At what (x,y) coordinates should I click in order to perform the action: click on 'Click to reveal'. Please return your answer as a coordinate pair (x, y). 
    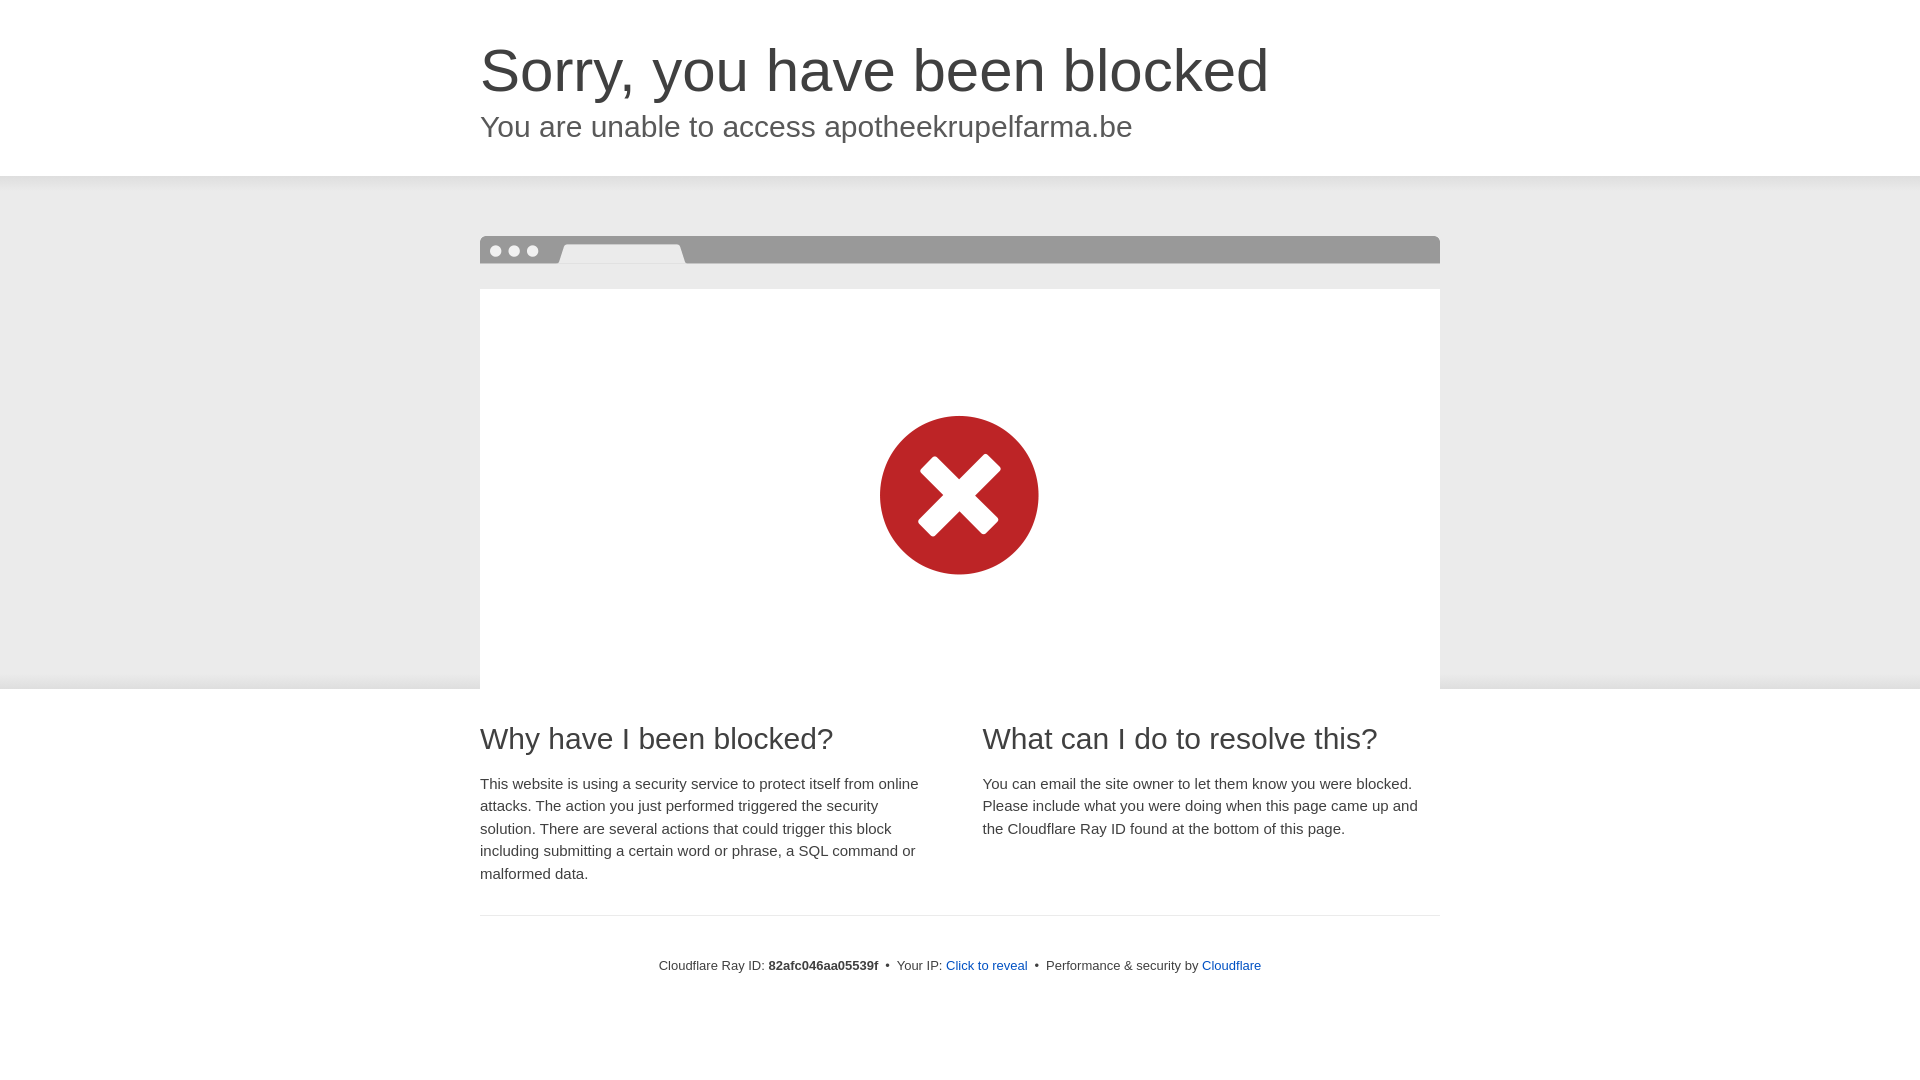
    Looking at the image, I should click on (987, 964).